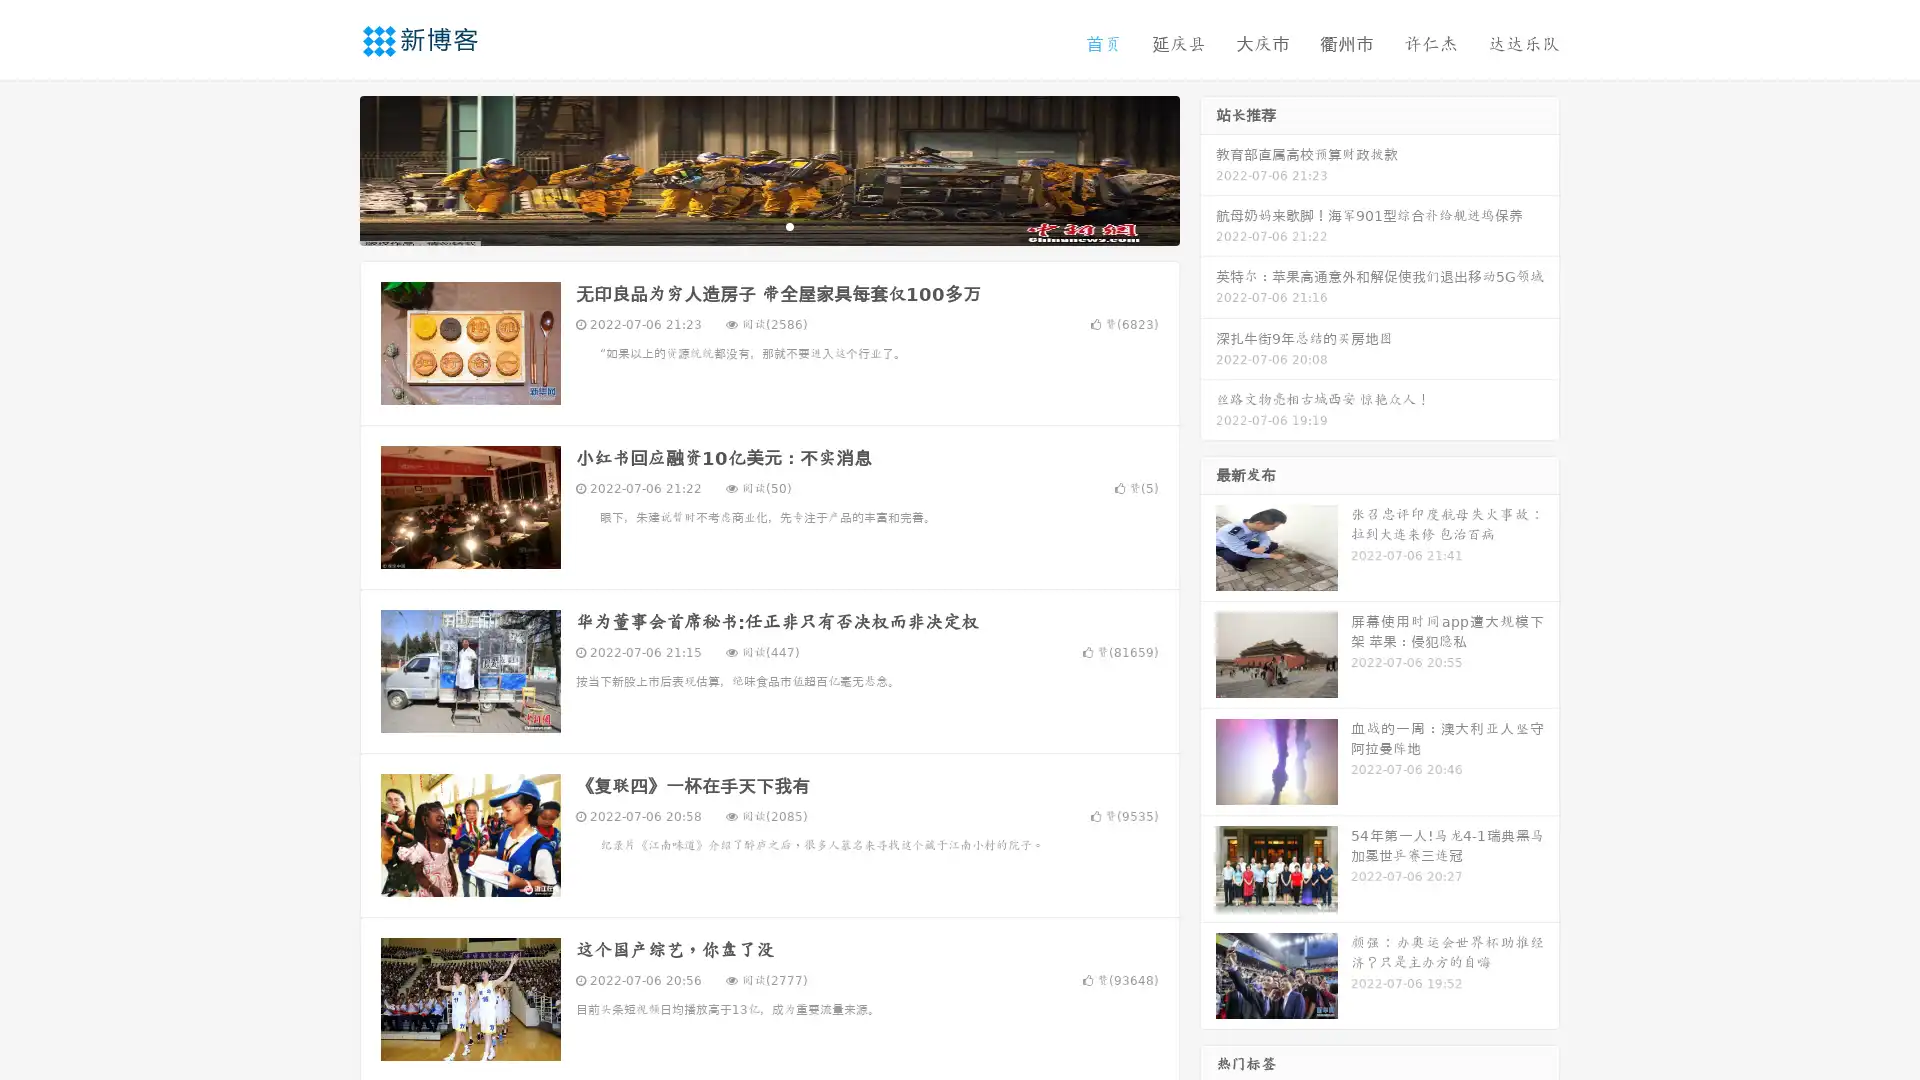 This screenshot has height=1080, width=1920. What do you see at coordinates (748, 225) in the screenshot?
I see `Go to slide 1` at bounding box center [748, 225].